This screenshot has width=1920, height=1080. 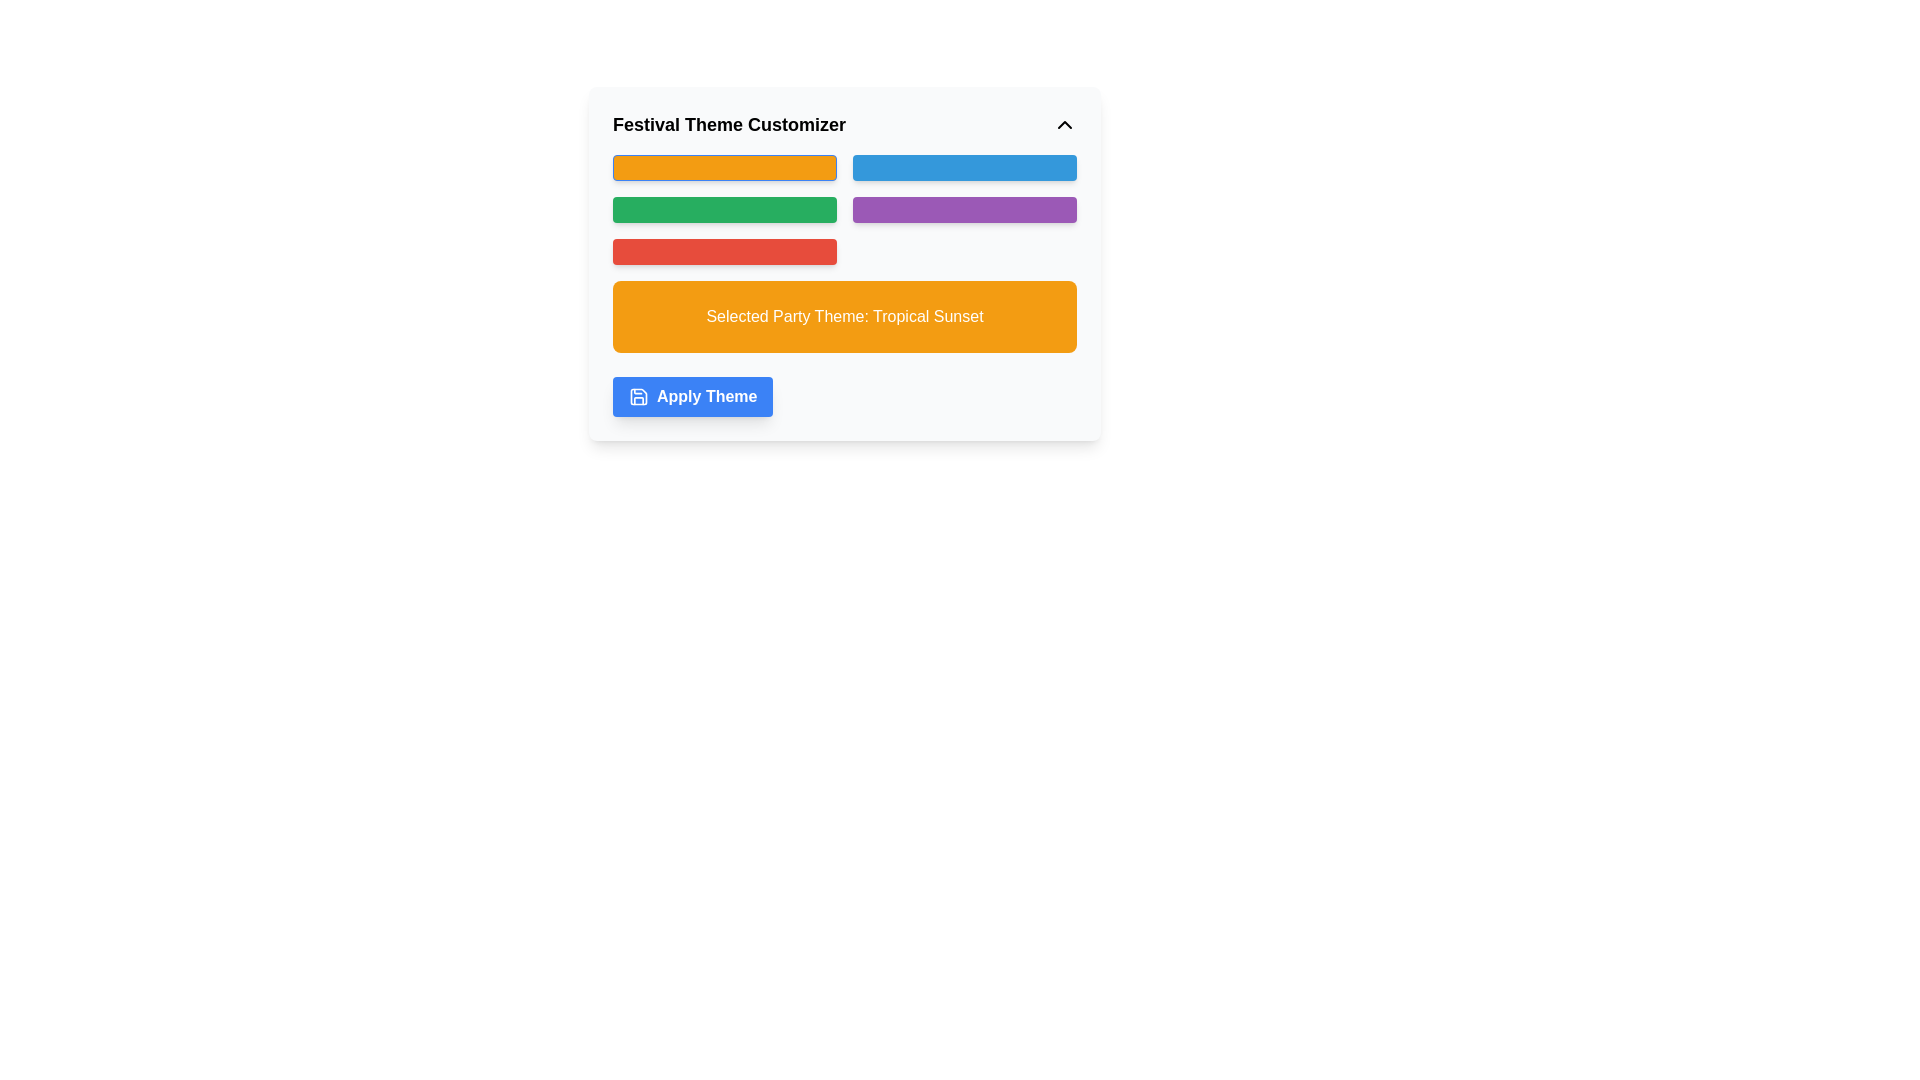 What do you see at coordinates (728, 124) in the screenshot?
I see `the static text label that serves as the title for the panel, indicating the customization of festival themes` at bounding box center [728, 124].